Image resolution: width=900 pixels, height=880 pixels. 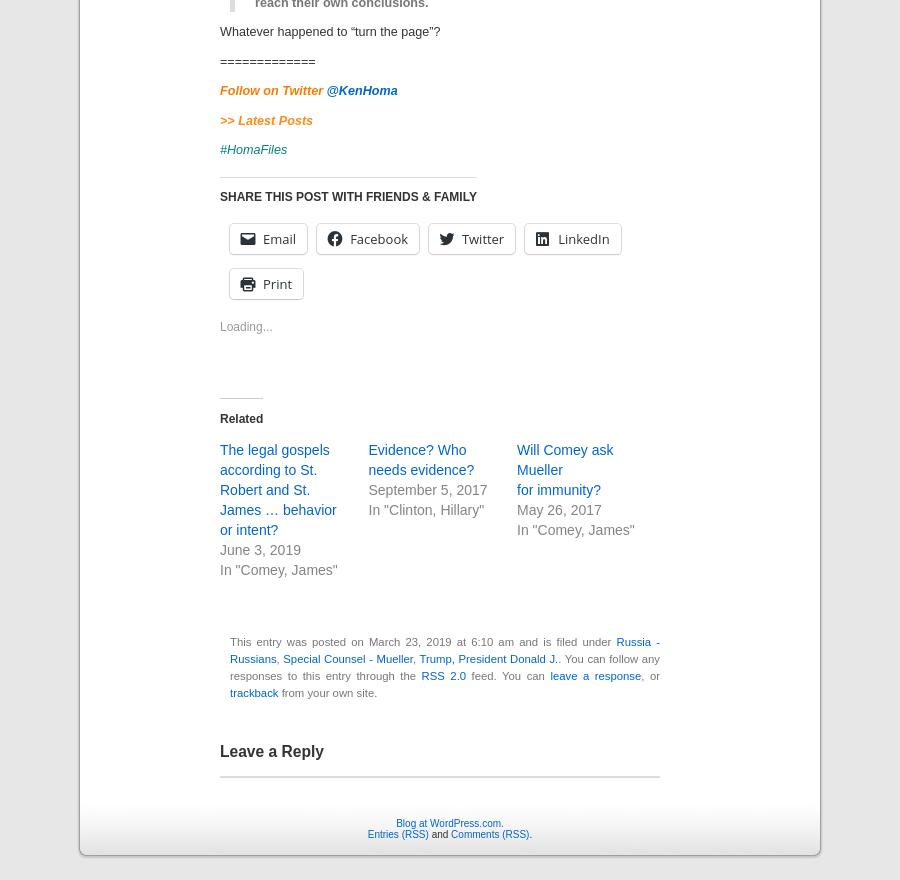 What do you see at coordinates (488, 832) in the screenshot?
I see `'Comments (RSS)'` at bounding box center [488, 832].